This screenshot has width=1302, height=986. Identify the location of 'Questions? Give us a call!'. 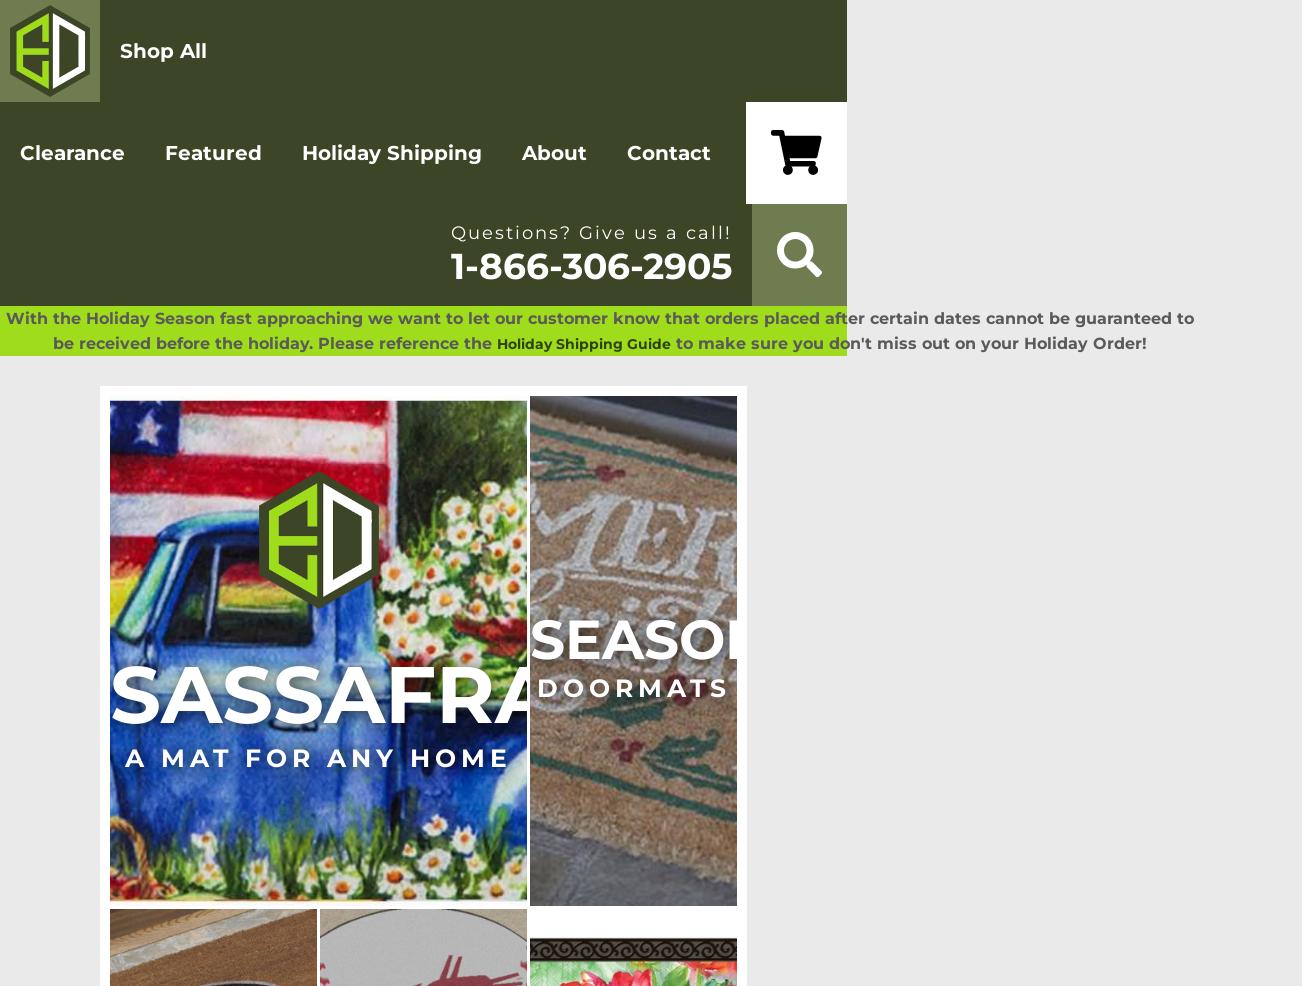
(451, 231).